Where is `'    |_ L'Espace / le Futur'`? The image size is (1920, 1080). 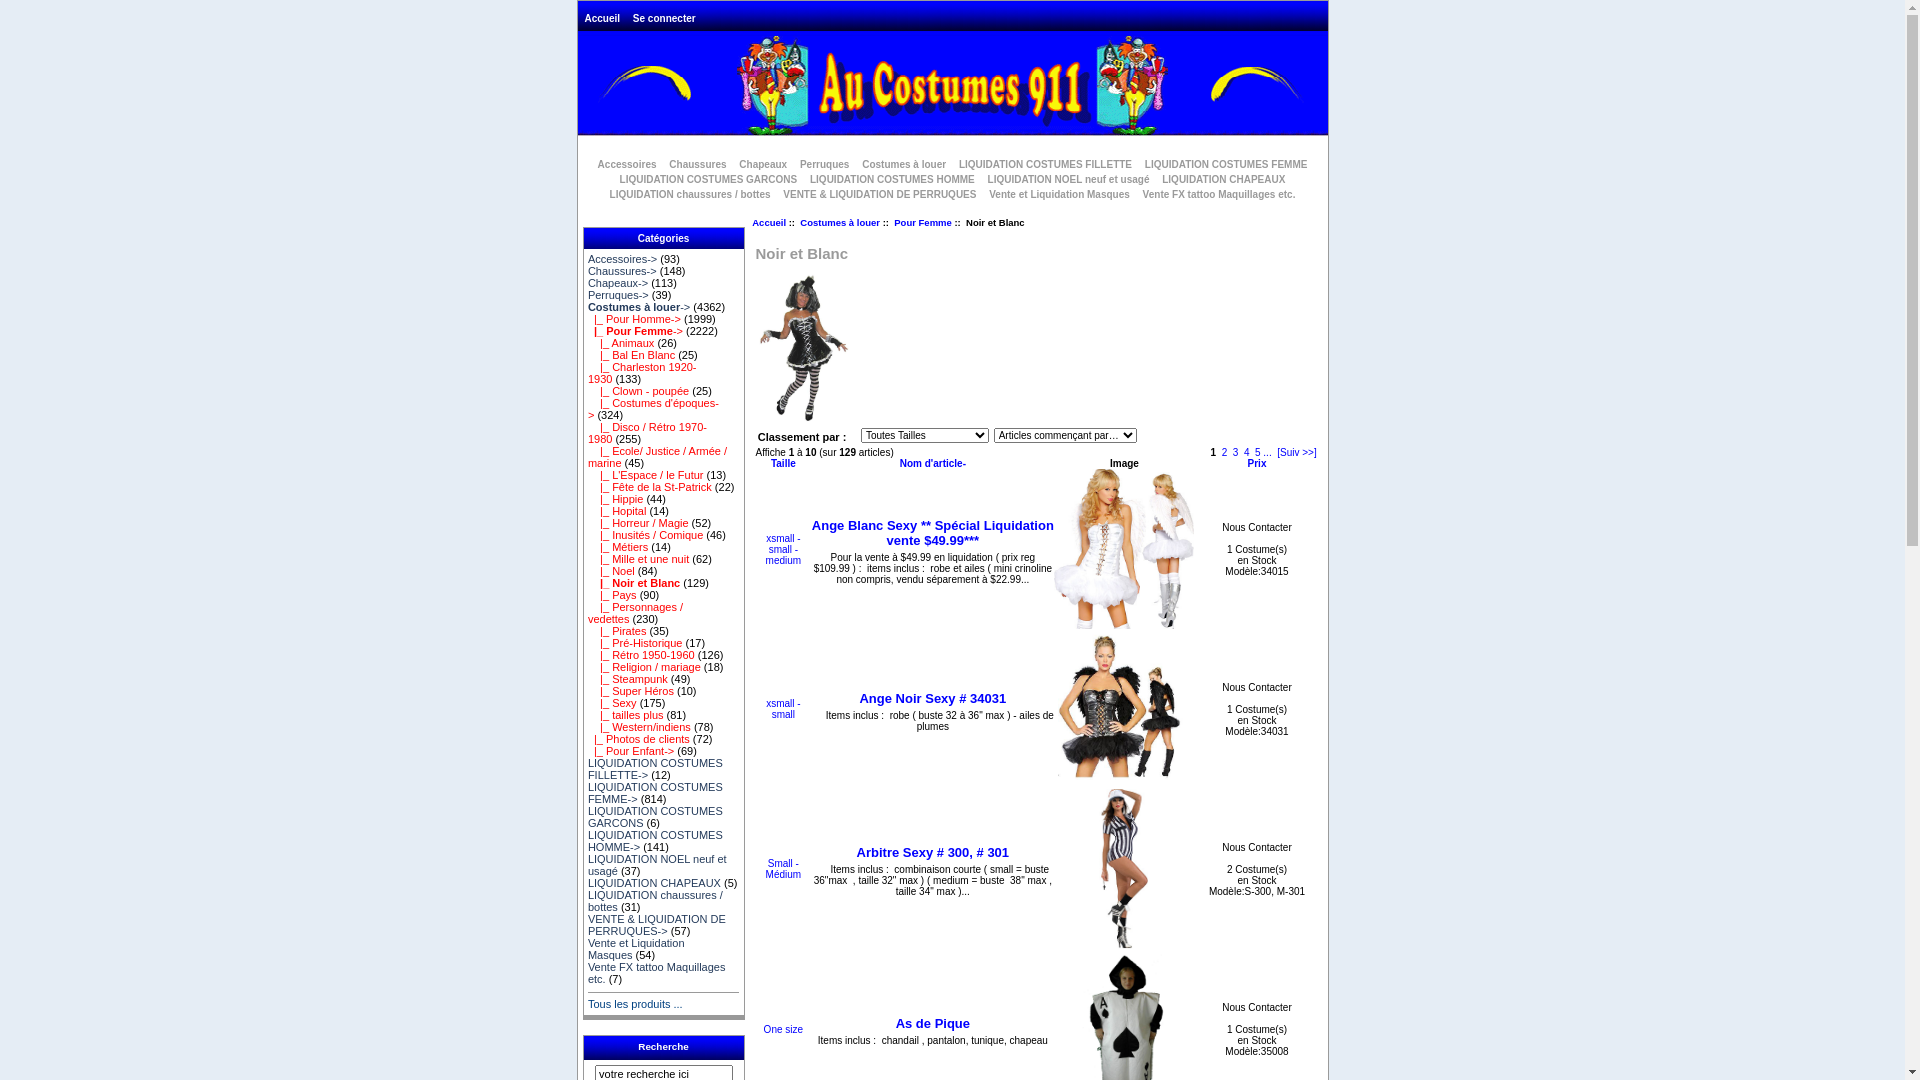
'    |_ L'Espace / le Futur' is located at coordinates (646, 474).